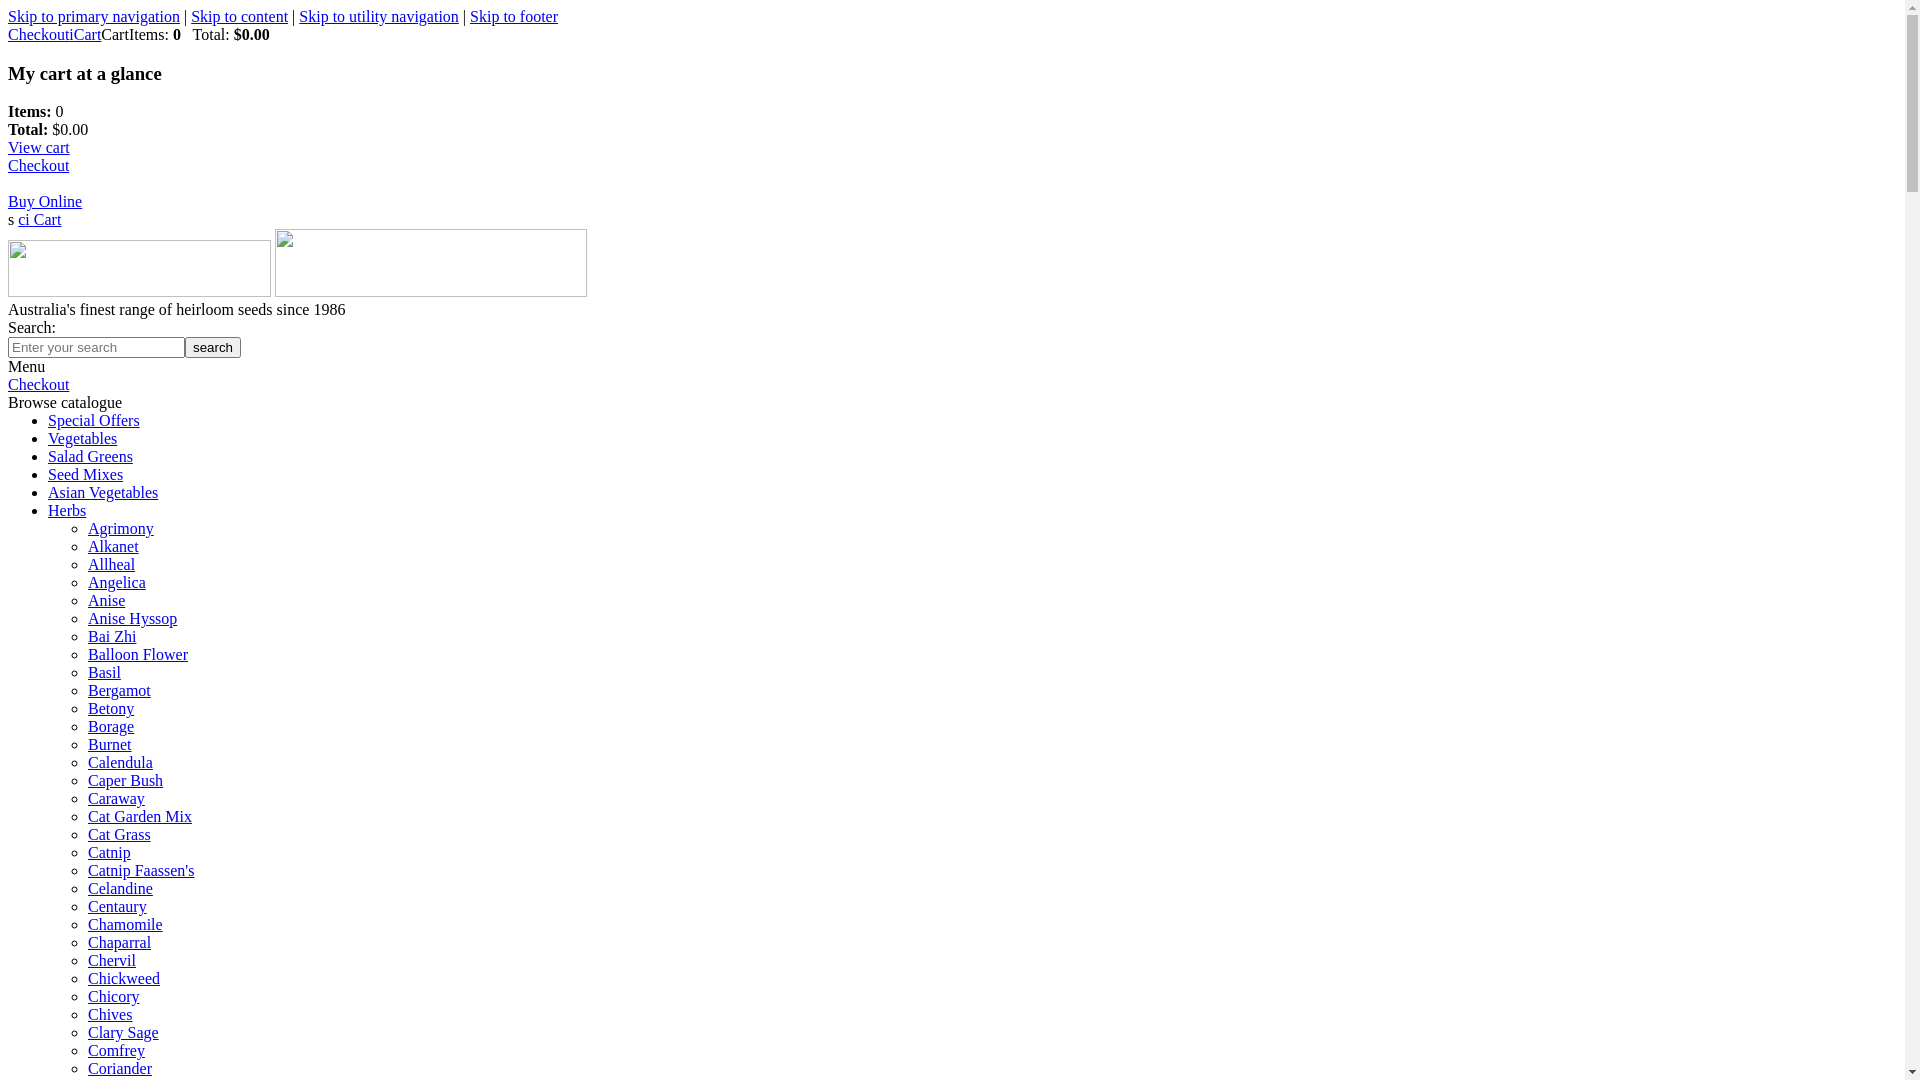  What do you see at coordinates (48, 474) in the screenshot?
I see `'Seed Mixes'` at bounding box center [48, 474].